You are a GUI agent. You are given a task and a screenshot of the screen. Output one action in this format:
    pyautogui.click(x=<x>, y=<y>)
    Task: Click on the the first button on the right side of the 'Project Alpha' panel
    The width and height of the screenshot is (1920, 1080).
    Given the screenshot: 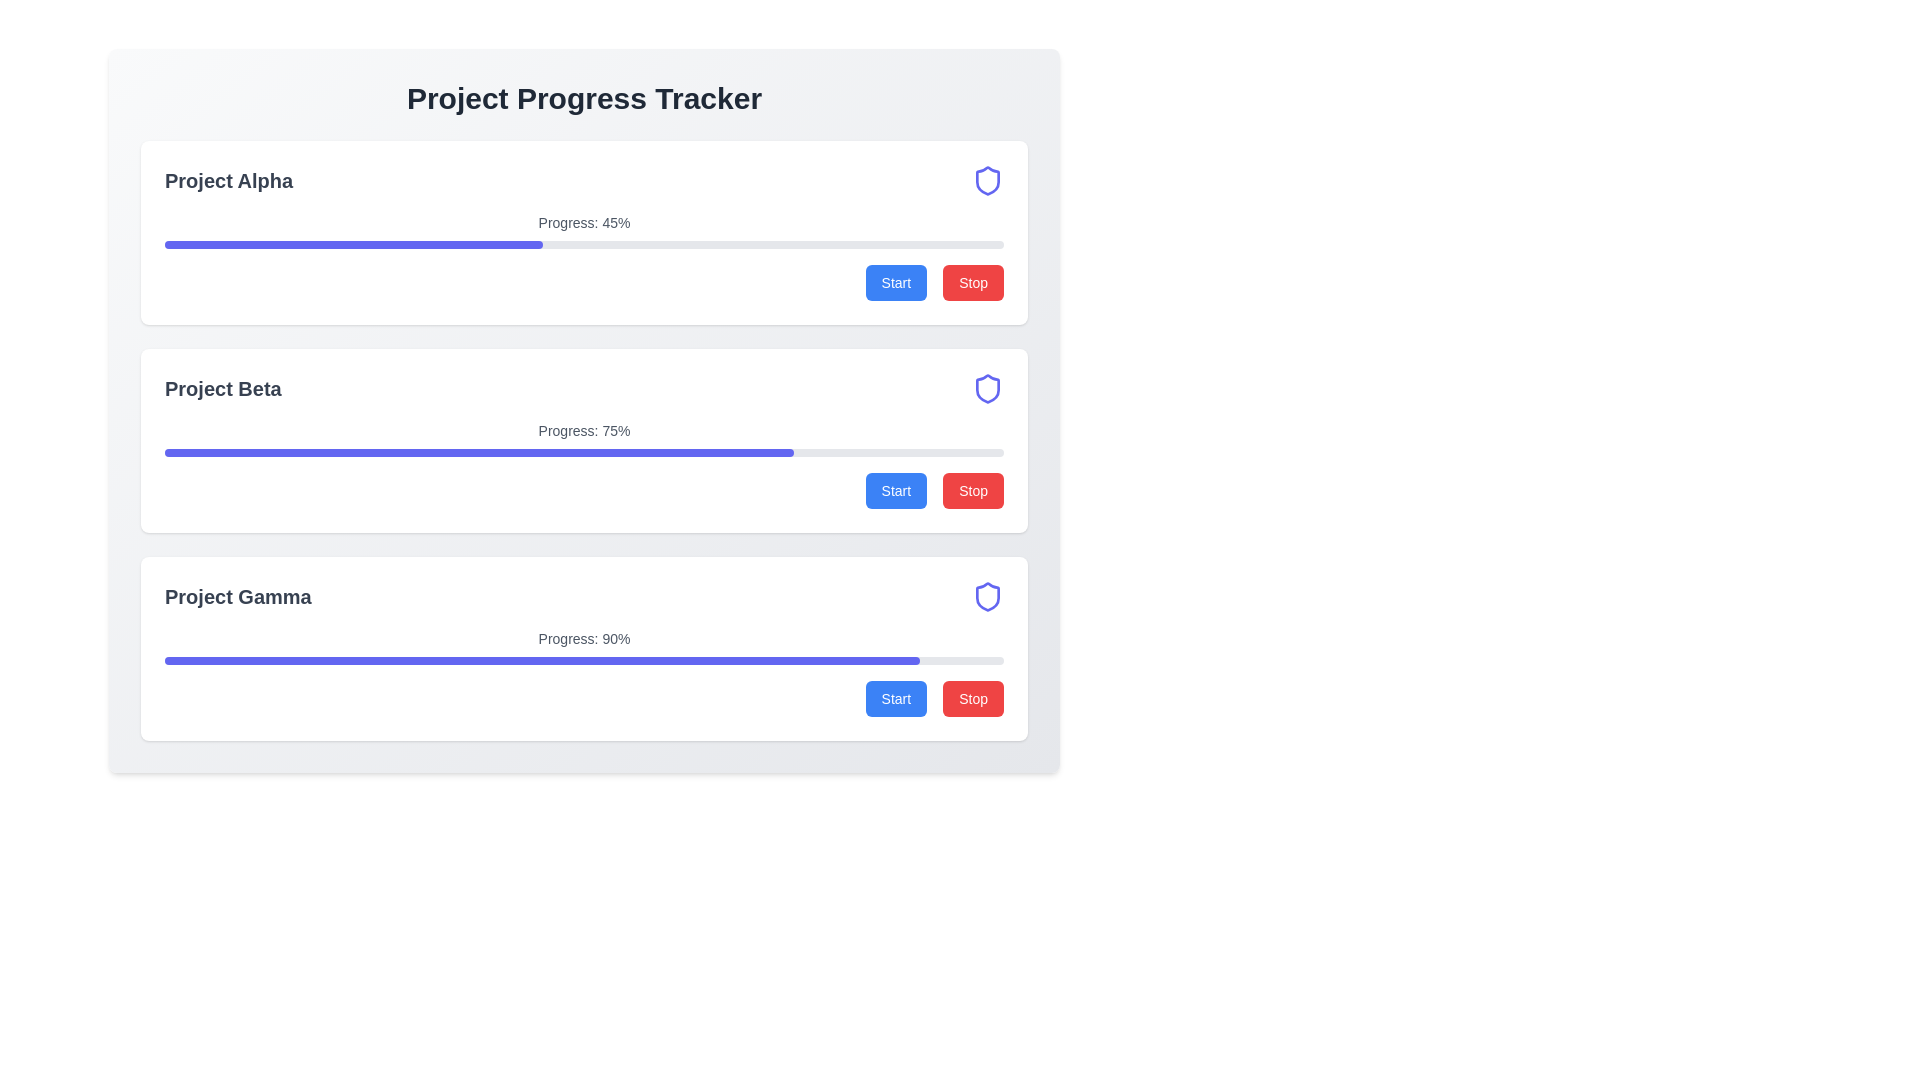 What is the action you would take?
    pyautogui.click(x=895, y=282)
    